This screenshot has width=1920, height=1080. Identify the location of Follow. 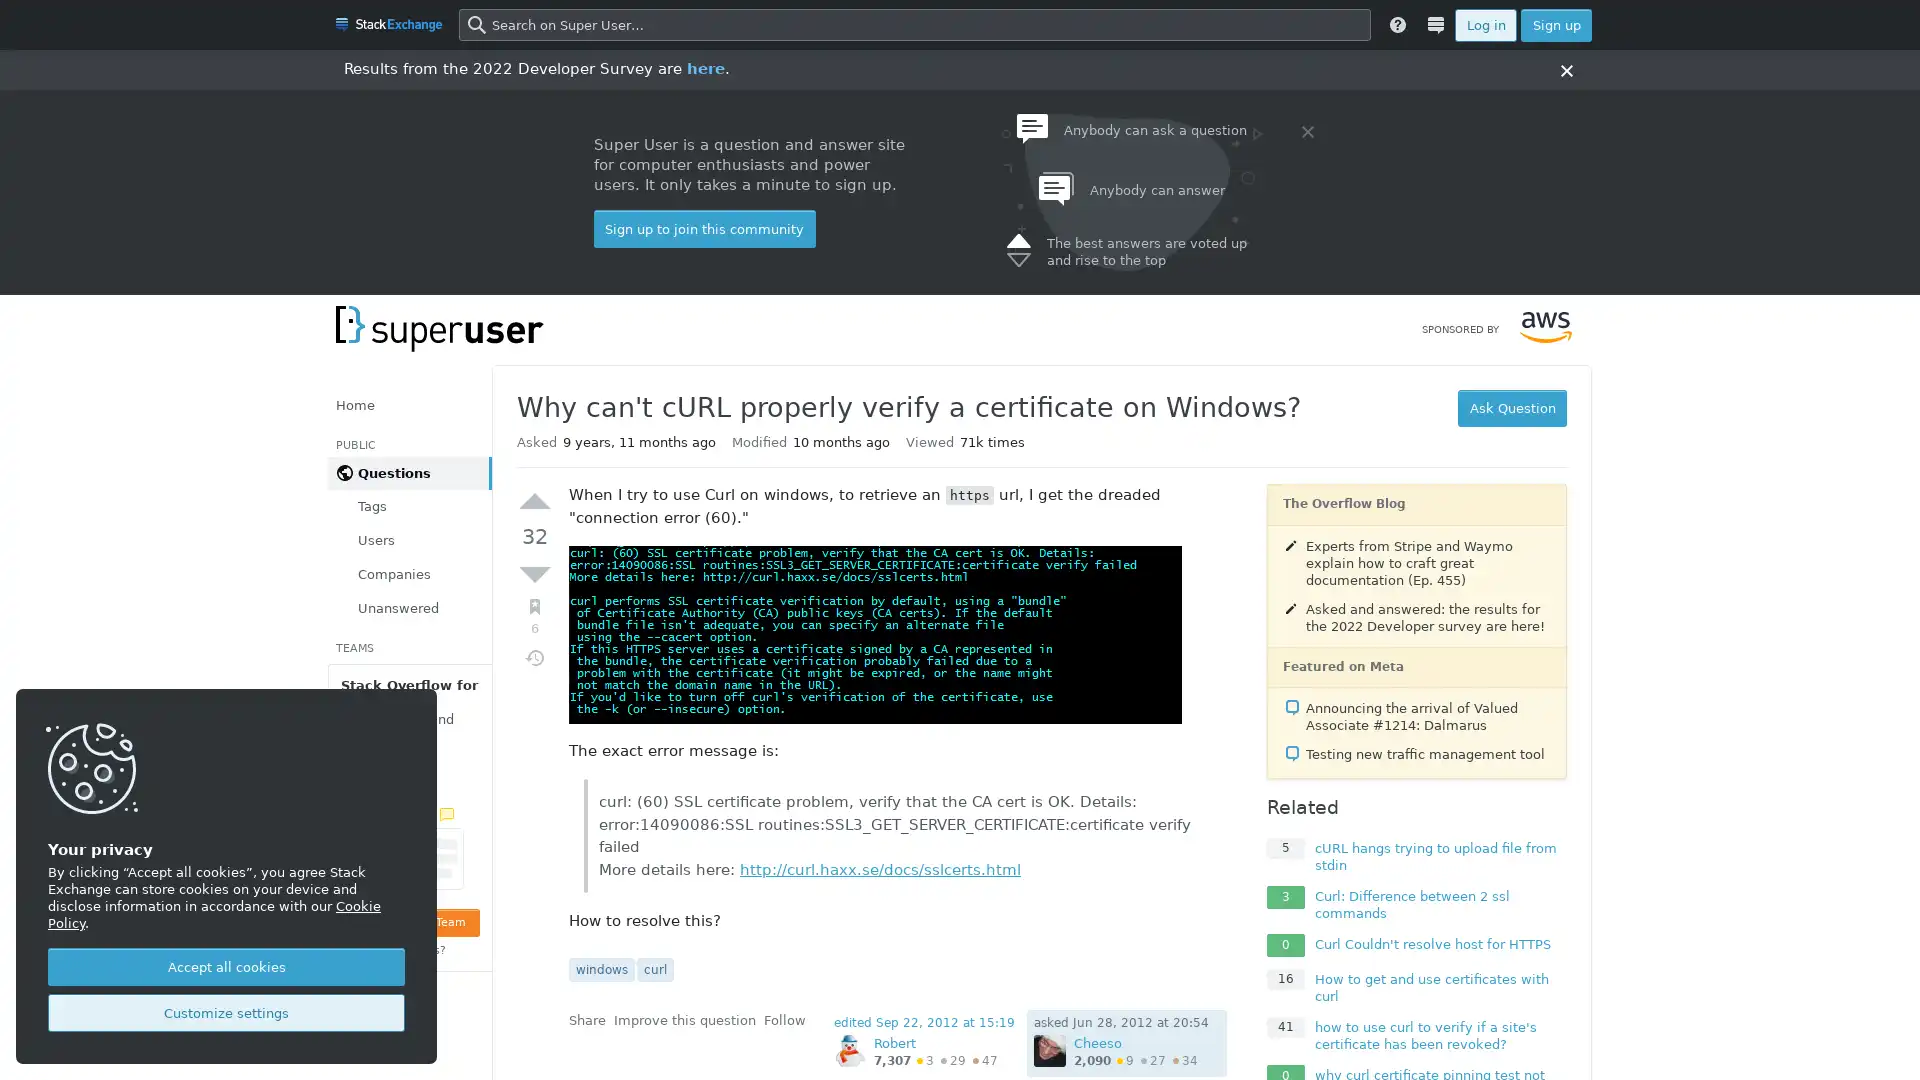
(784, 1019).